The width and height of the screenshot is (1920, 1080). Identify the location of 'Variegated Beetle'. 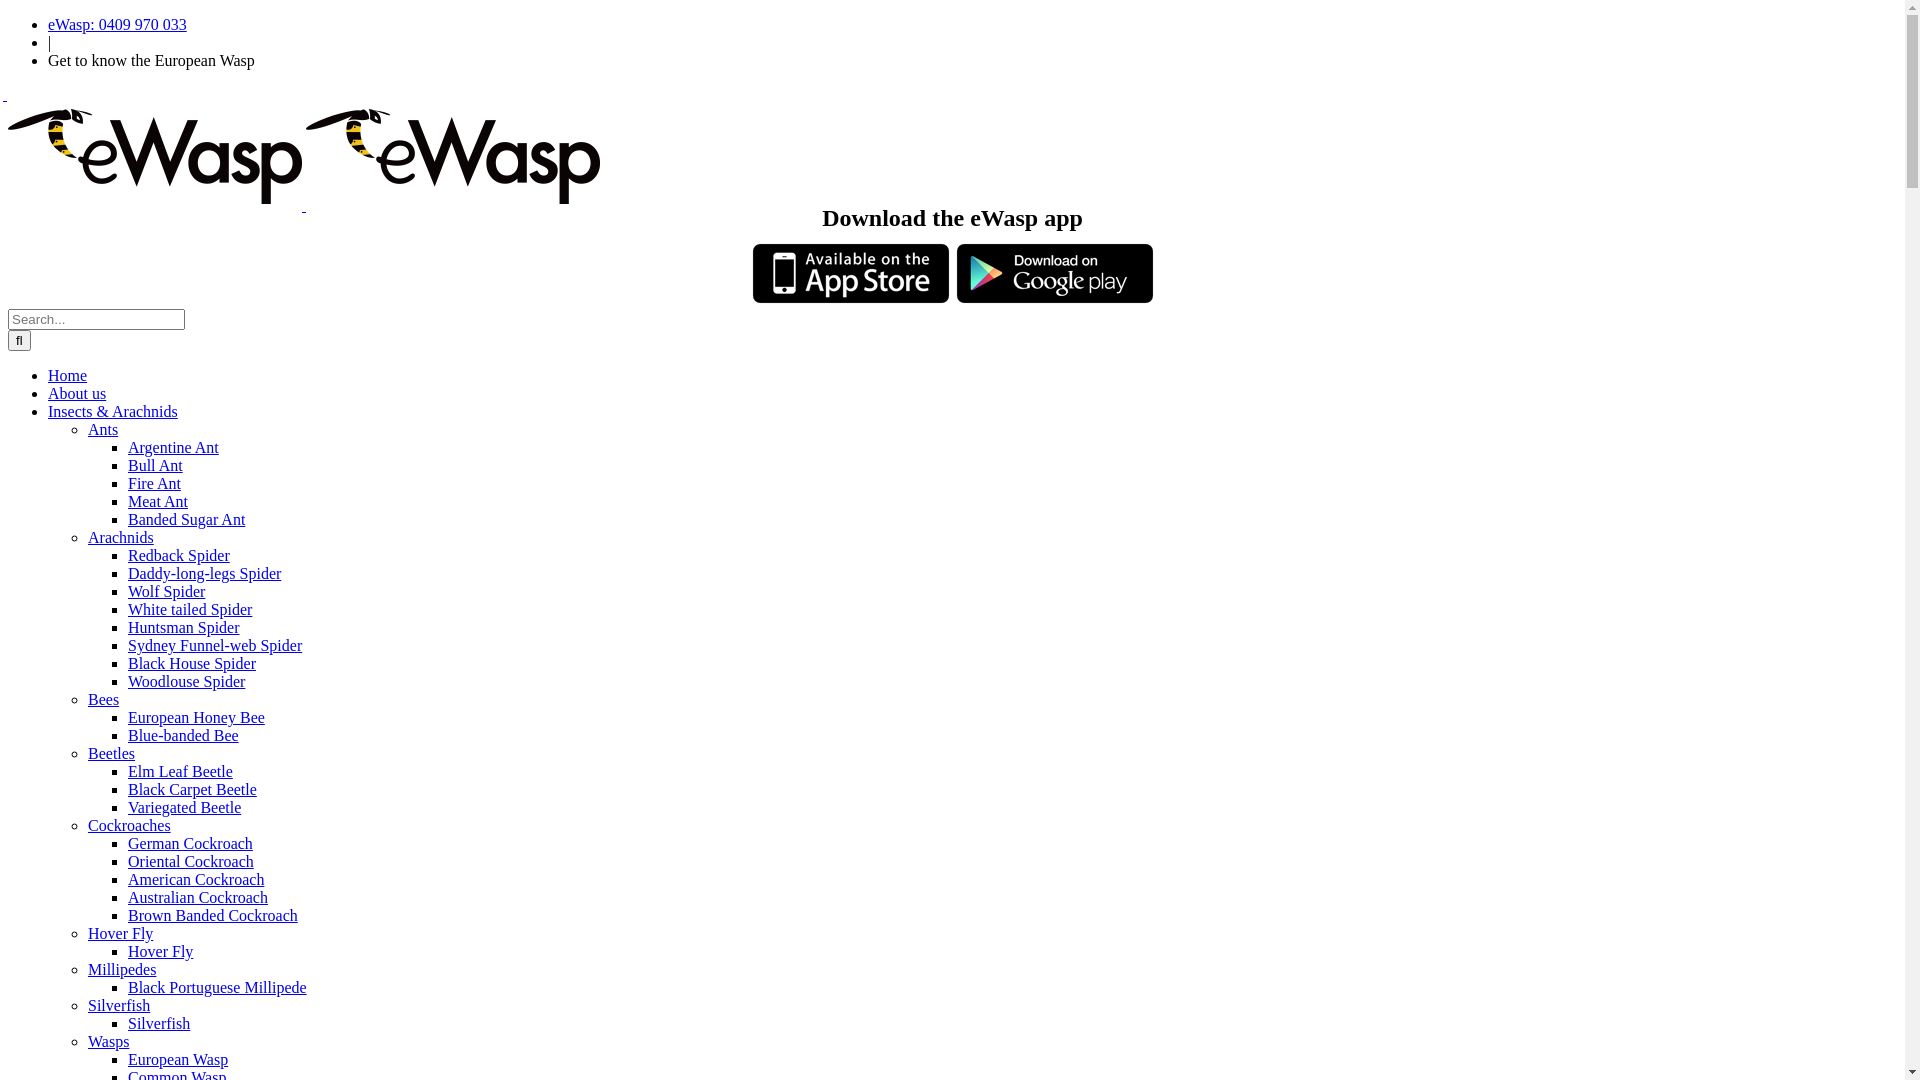
(184, 806).